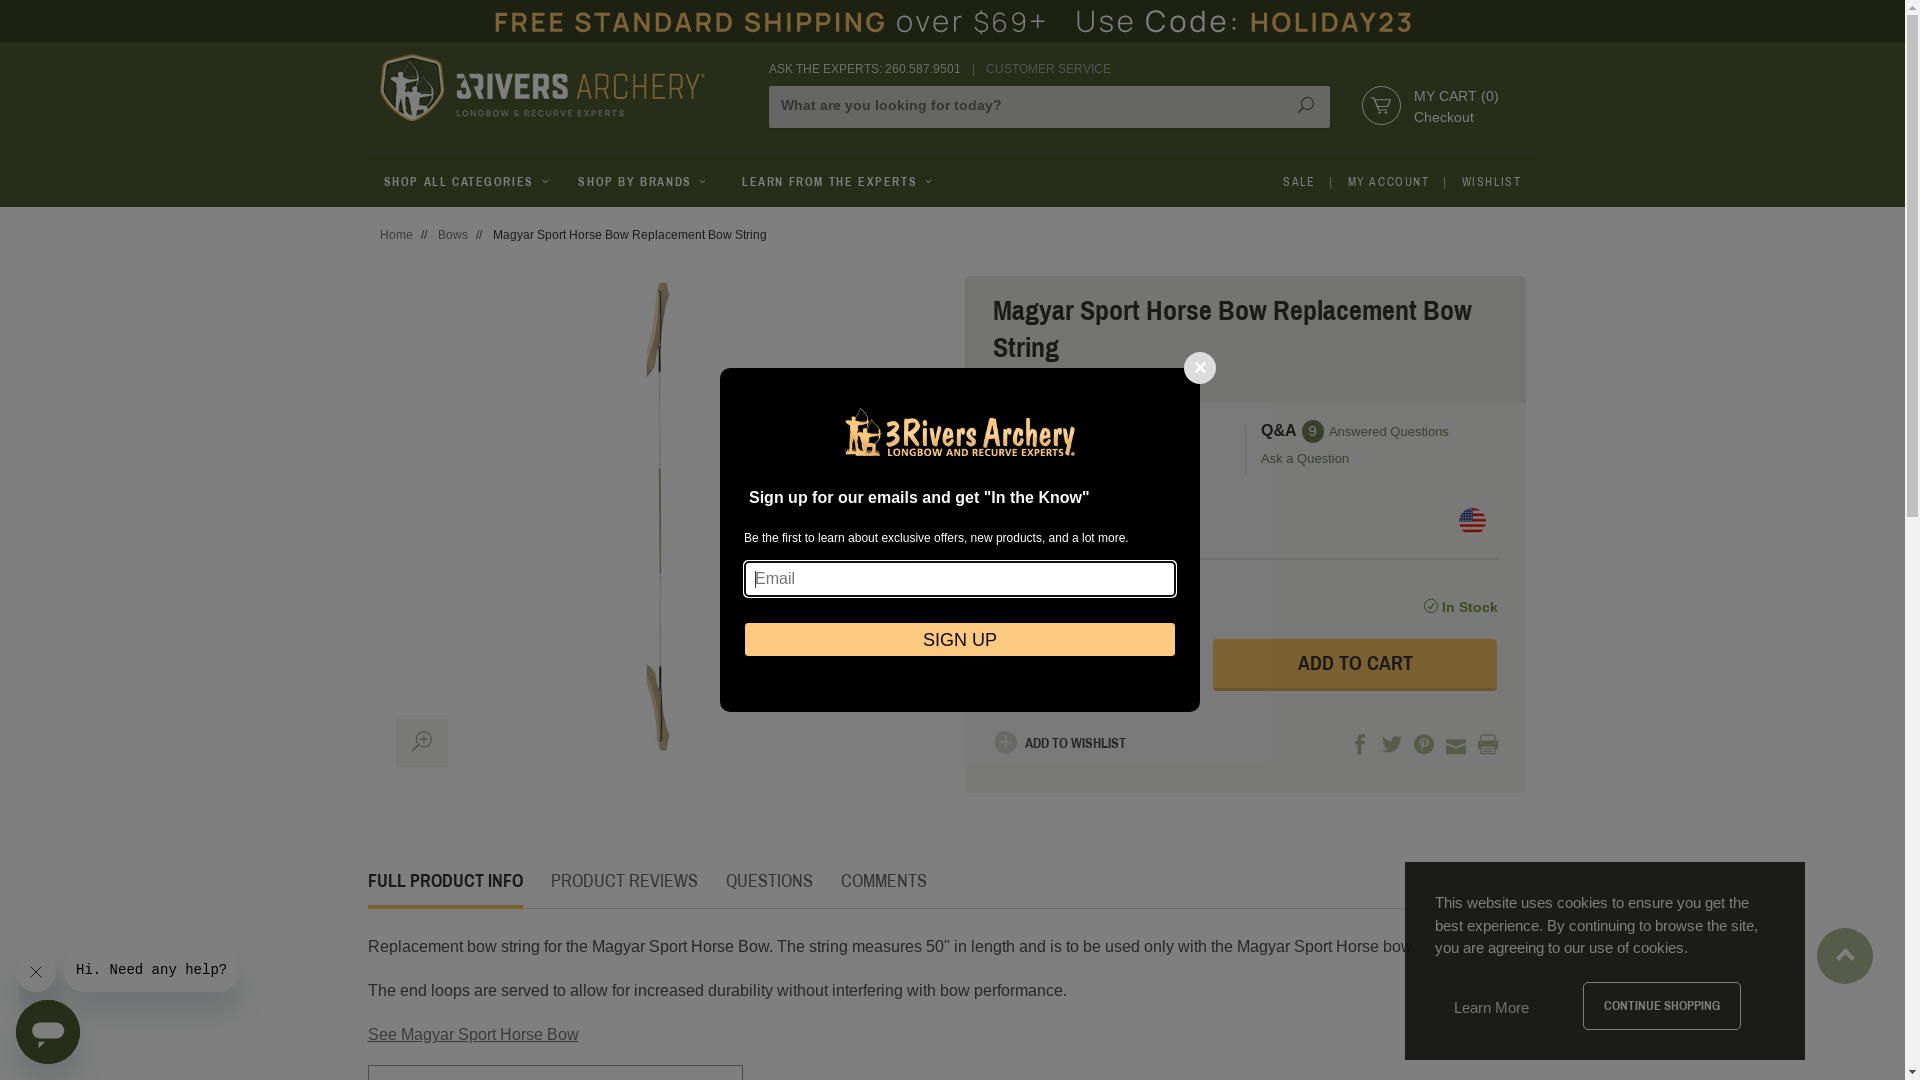 The height and width of the screenshot is (1080, 1920). Describe the element at coordinates (150, 968) in the screenshot. I see `'Message from company'` at that location.